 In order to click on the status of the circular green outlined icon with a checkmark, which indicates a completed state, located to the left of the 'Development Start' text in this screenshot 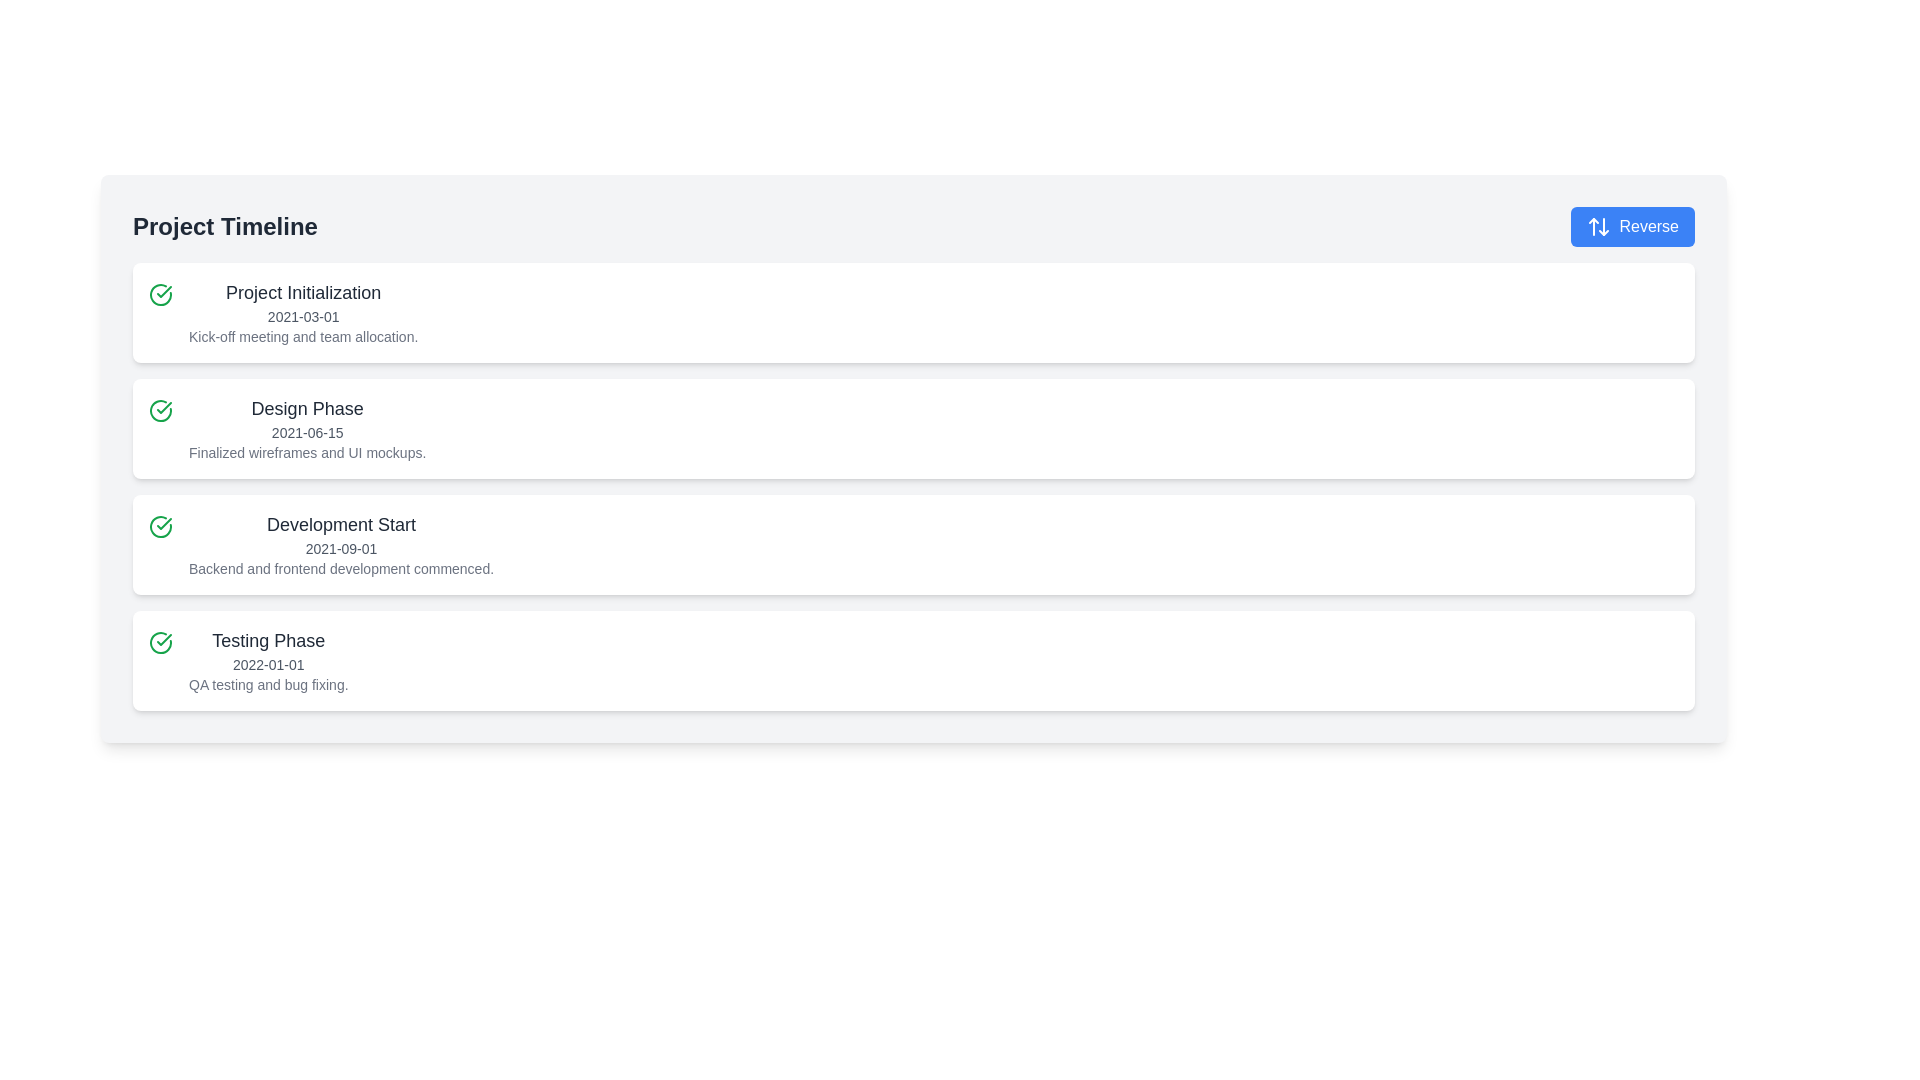, I will do `click(161, 526)`.